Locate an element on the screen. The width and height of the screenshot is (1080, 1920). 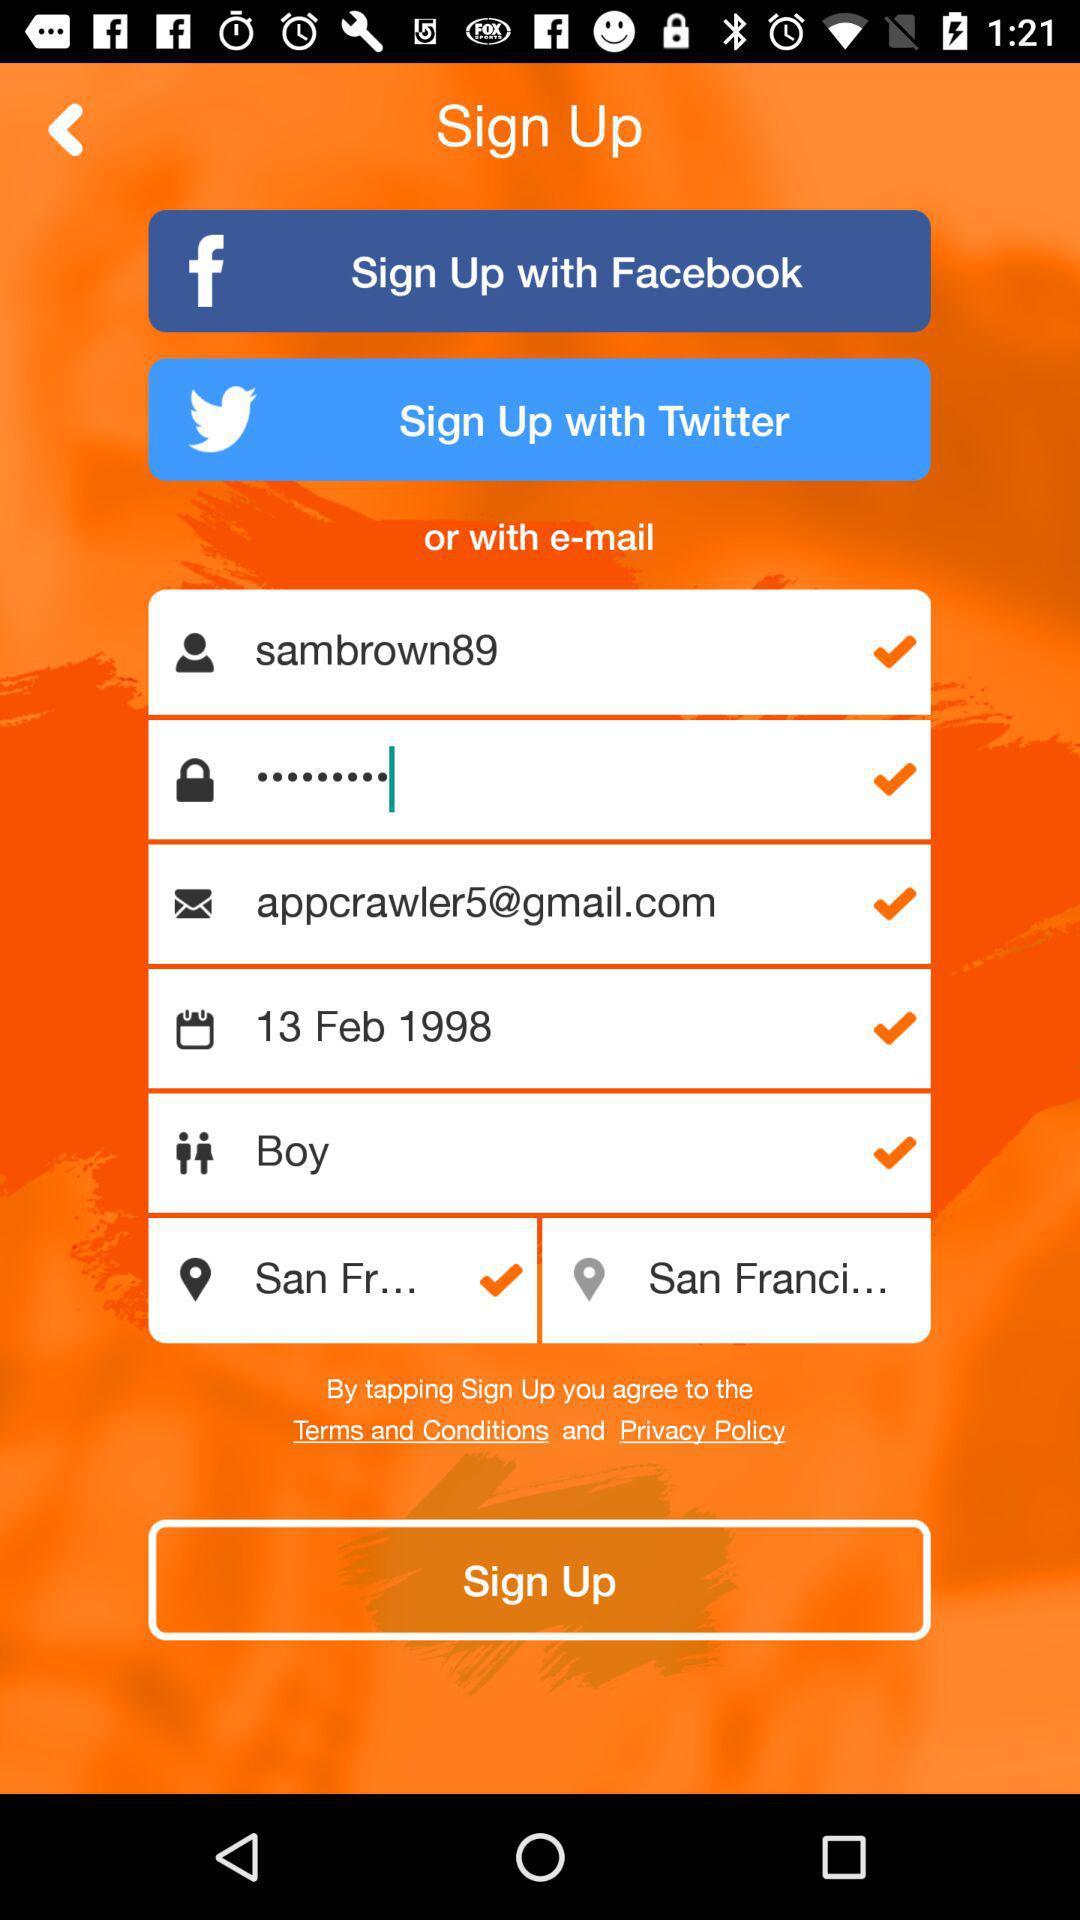
back is located at coordinates (65, 128).